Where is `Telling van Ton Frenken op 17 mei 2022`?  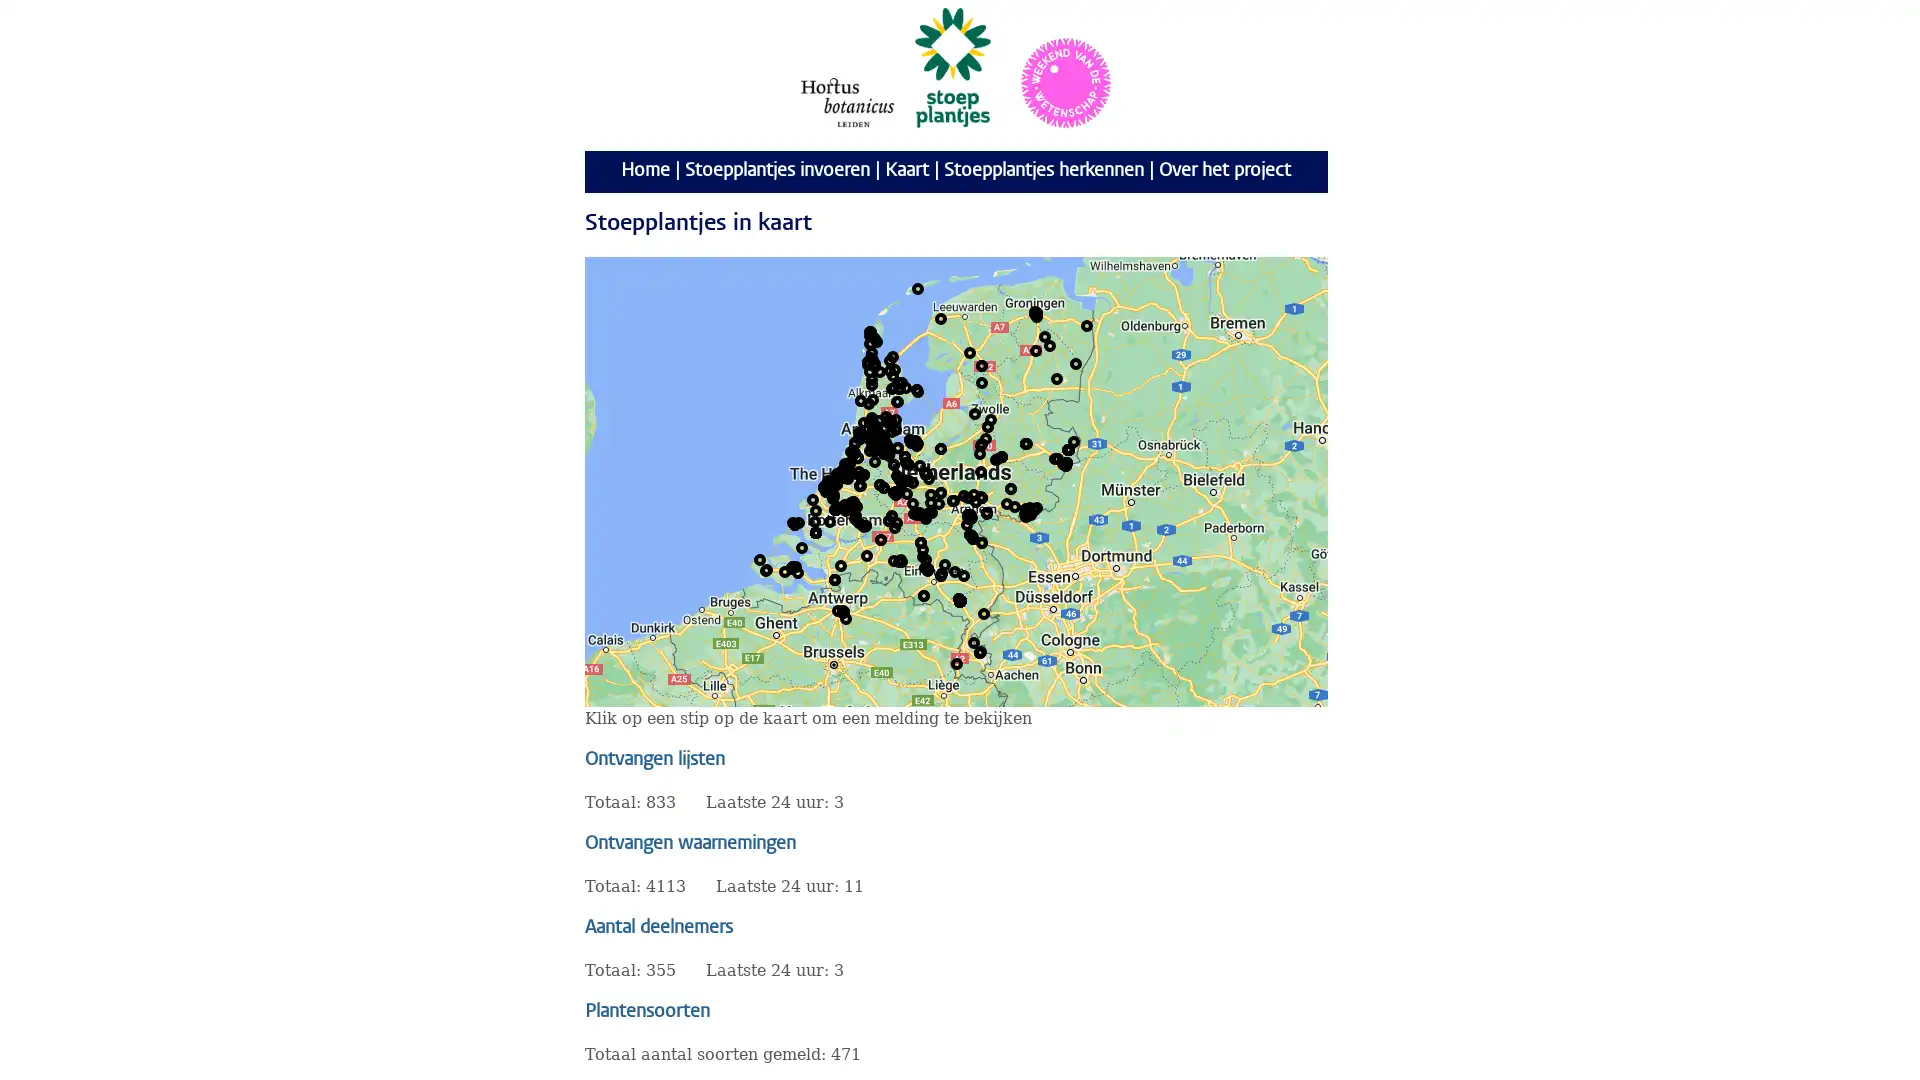 Telling van Ton Frenken op 17 mei 2022 is located at coordinates (958, 596).